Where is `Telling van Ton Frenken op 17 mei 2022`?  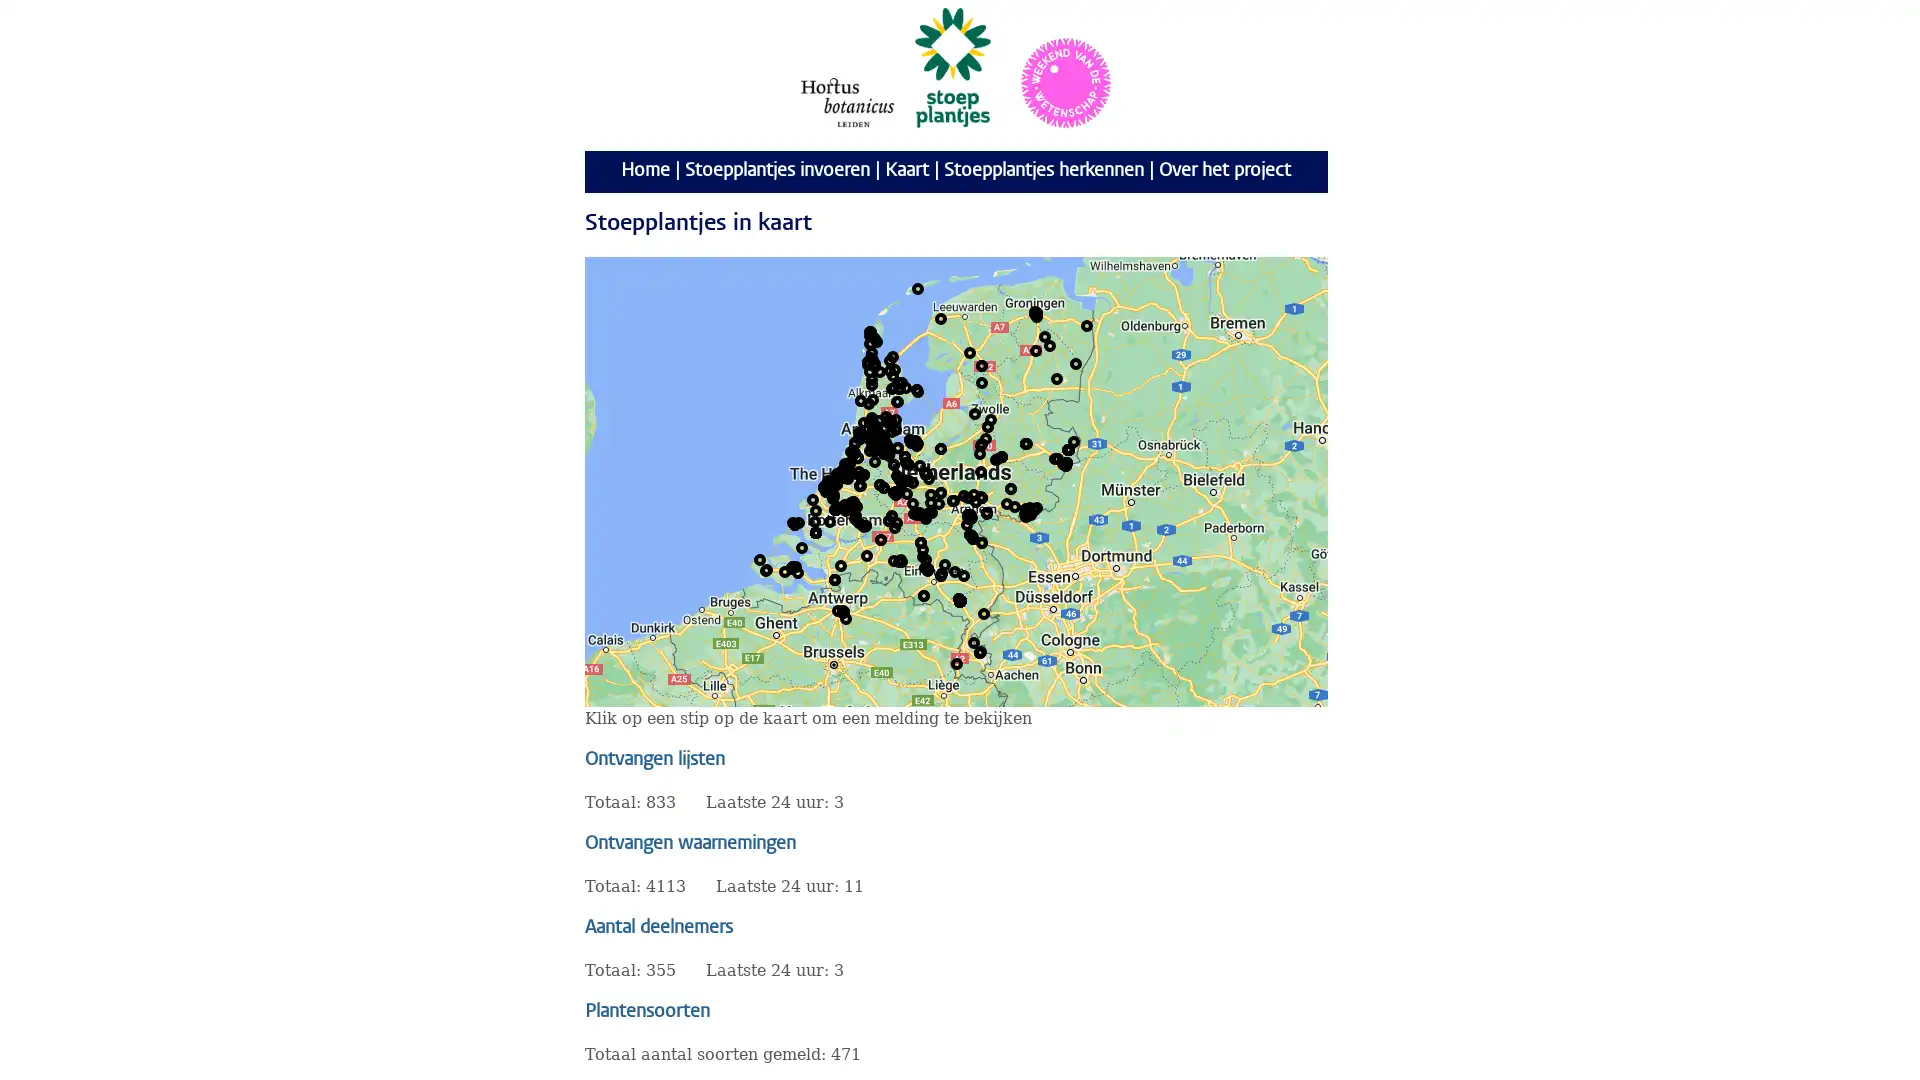 Telling van Ton Frenken op 17 mei 2022 is located at coordinates (958, 596).